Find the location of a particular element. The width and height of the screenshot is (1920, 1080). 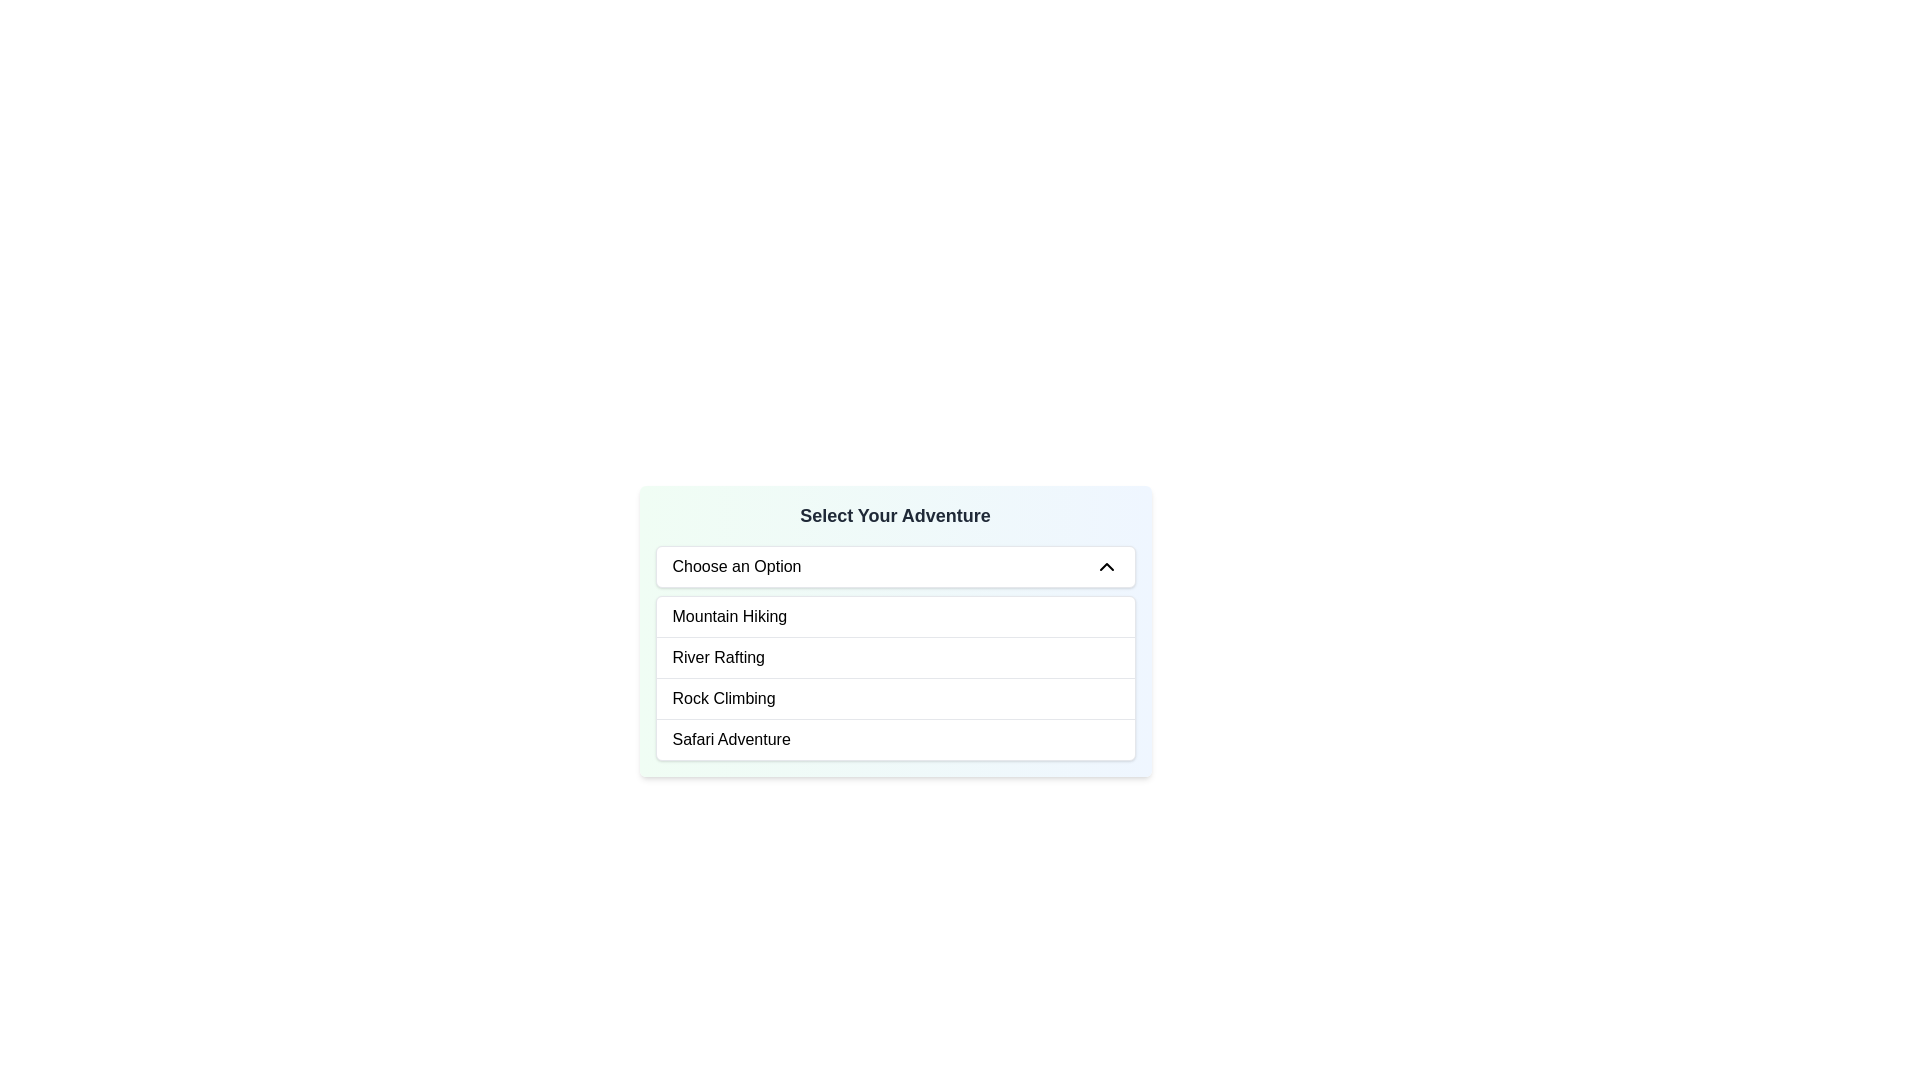

the first selectable option 'Mountain Hiking' in the dropdown list titled 'Choose an Option' is located at coordinates (894, 631).